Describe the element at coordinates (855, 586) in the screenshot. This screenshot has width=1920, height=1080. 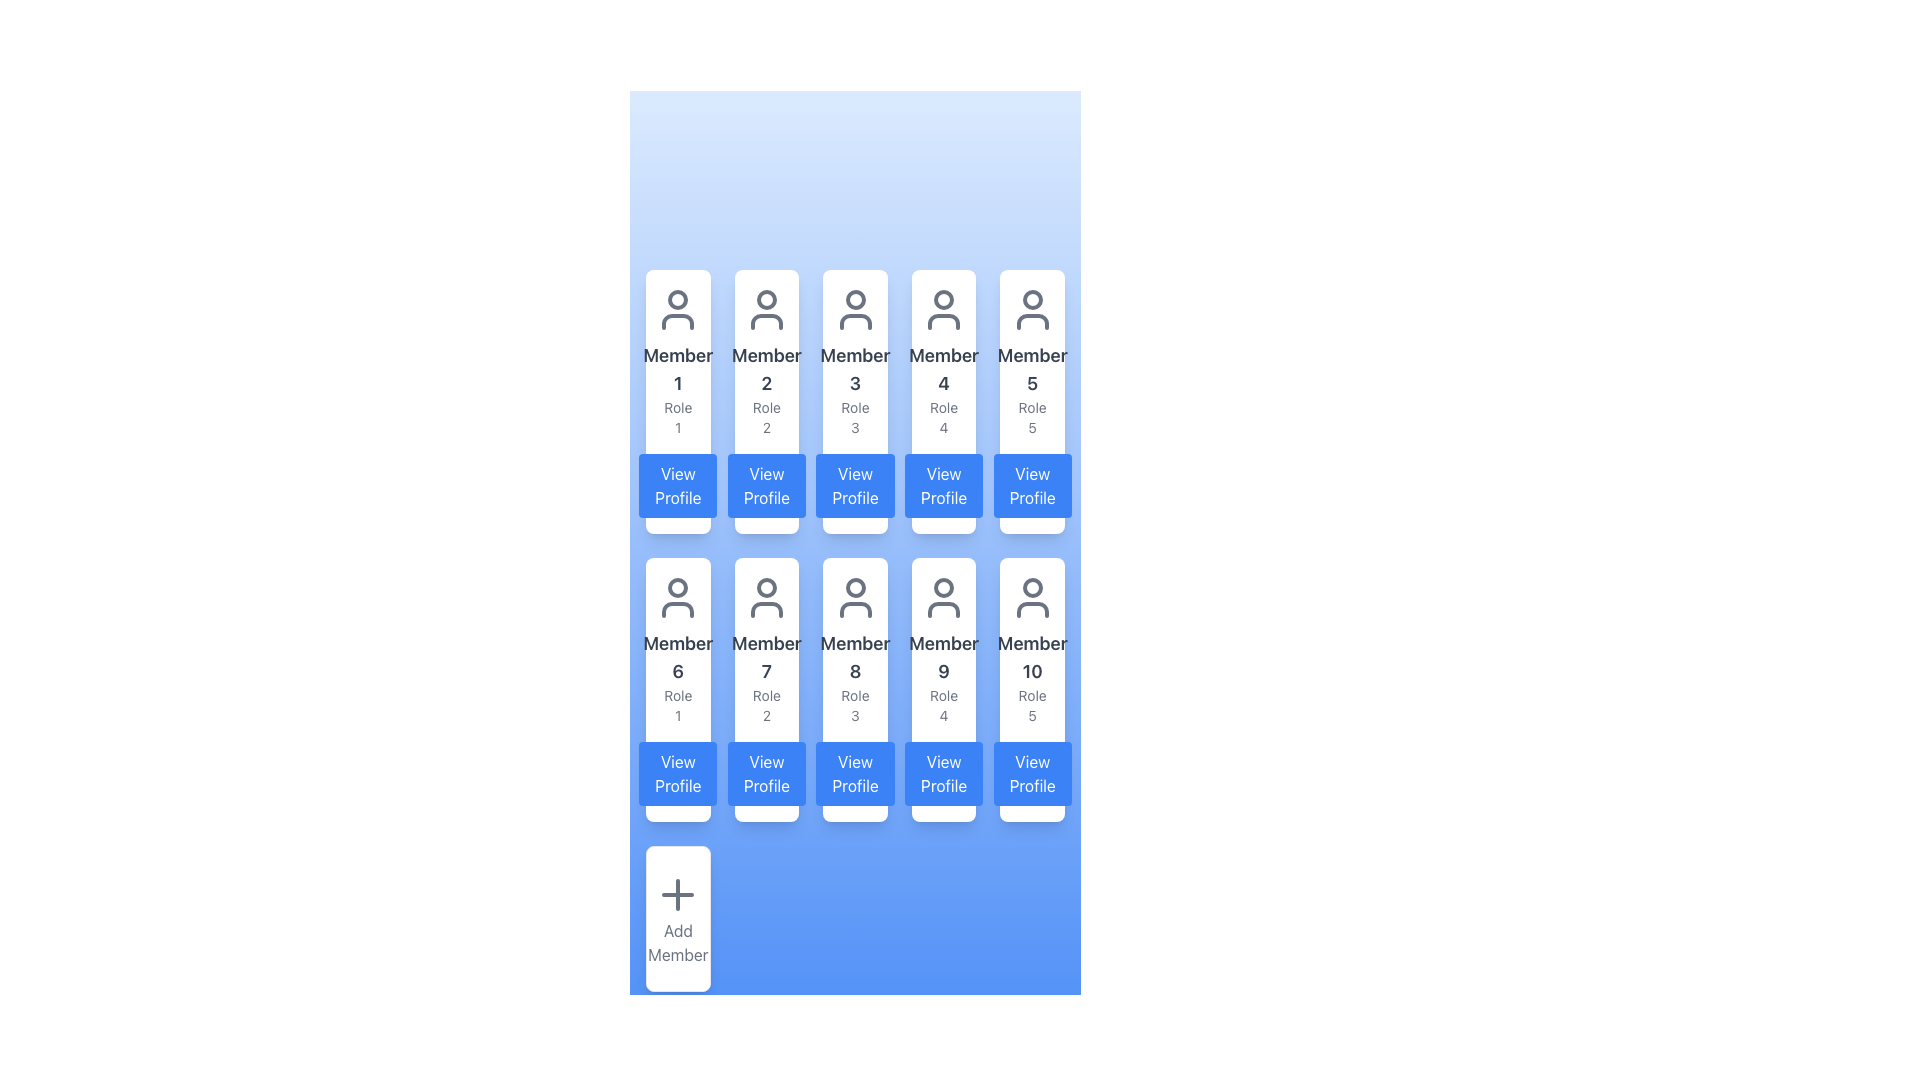
I see `the circular head of the person icon representing 'Member 8' located in the second row and third column of the grid layout` at that location.